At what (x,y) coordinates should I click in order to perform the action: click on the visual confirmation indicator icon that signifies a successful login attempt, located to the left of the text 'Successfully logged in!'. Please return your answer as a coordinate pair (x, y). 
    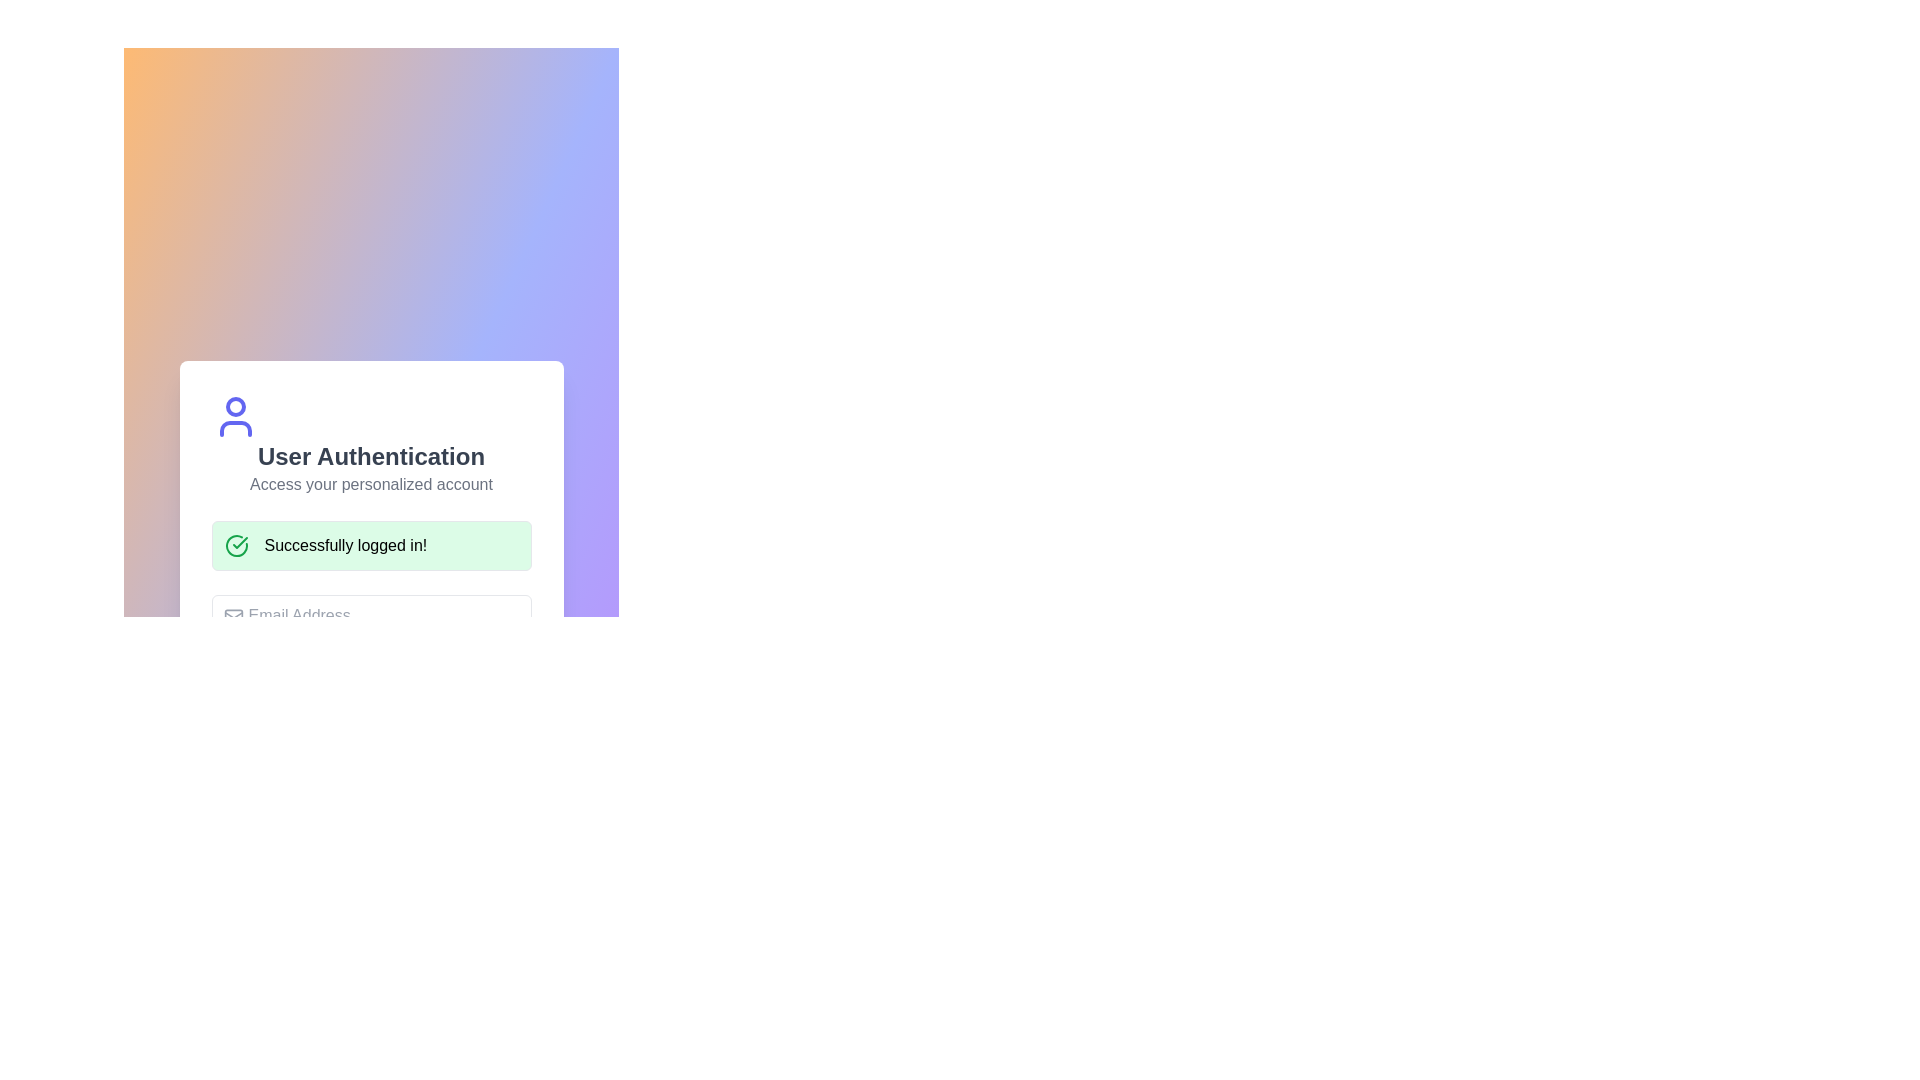
    Looking at the image, I should click on (236, 546).